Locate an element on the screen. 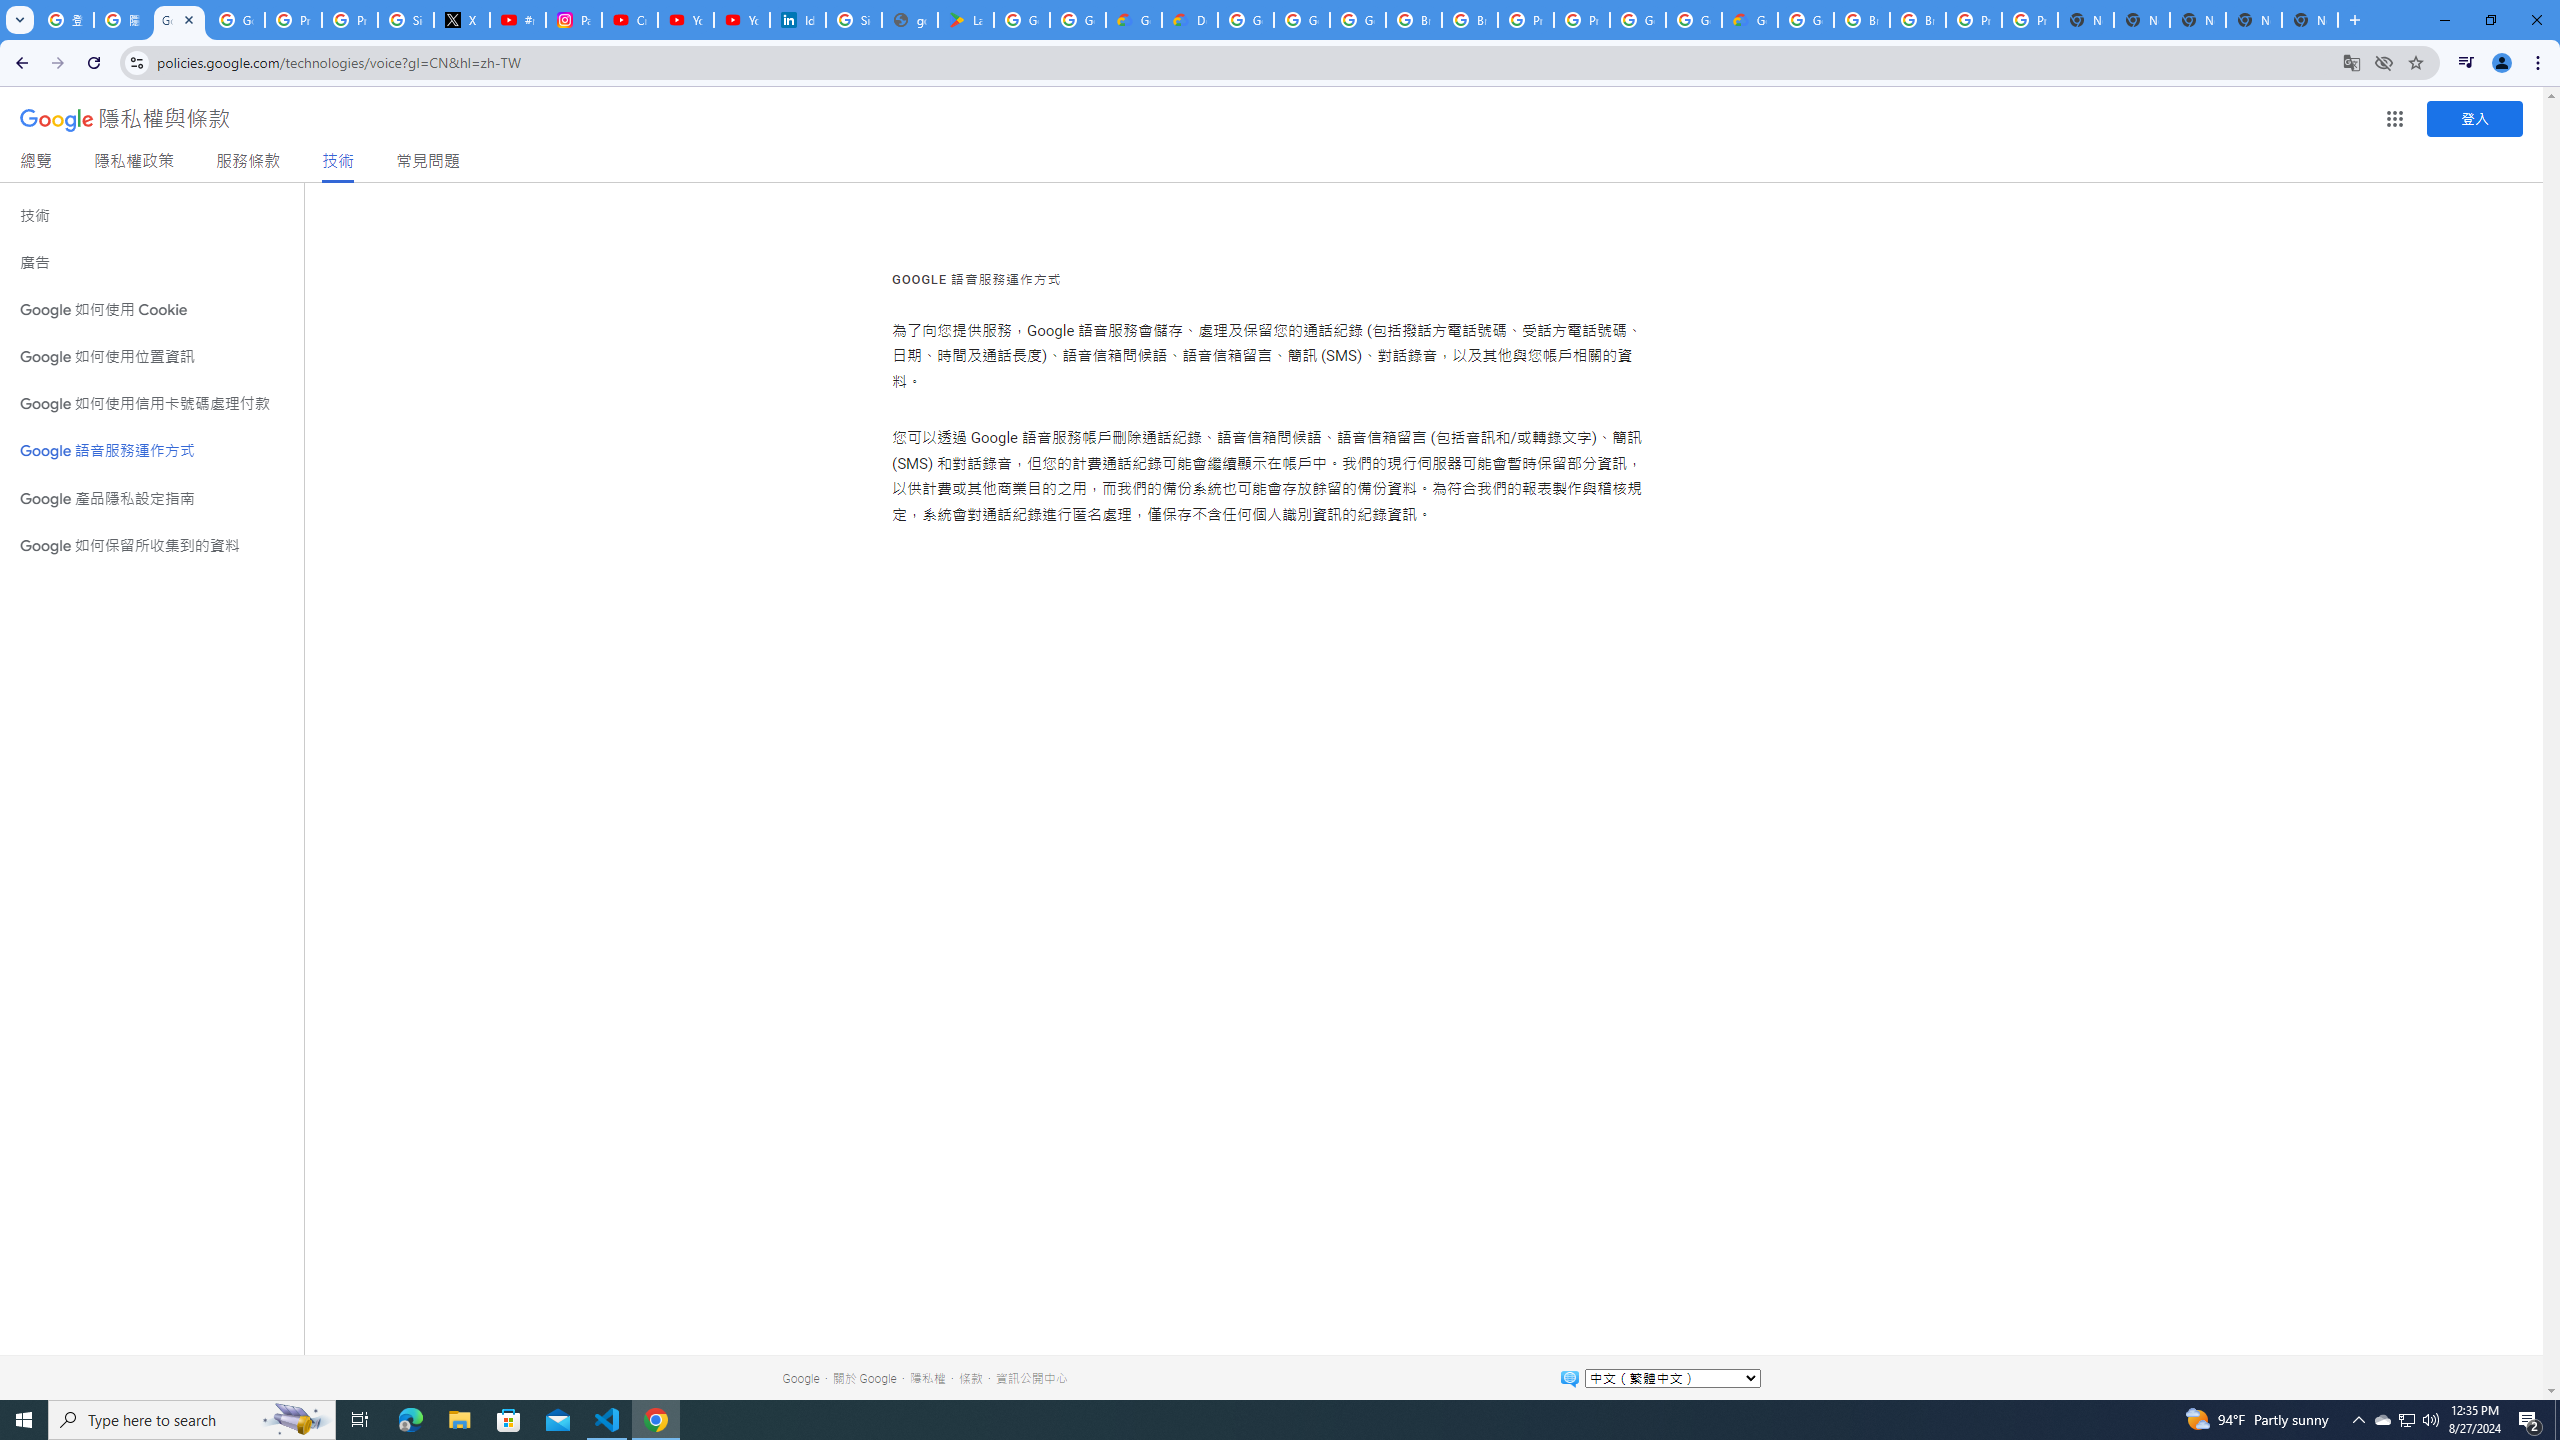 The width and height of the screenshot is (2560, 1440). 'Google Cloud Platform' is located at coordinates (1692, 19).